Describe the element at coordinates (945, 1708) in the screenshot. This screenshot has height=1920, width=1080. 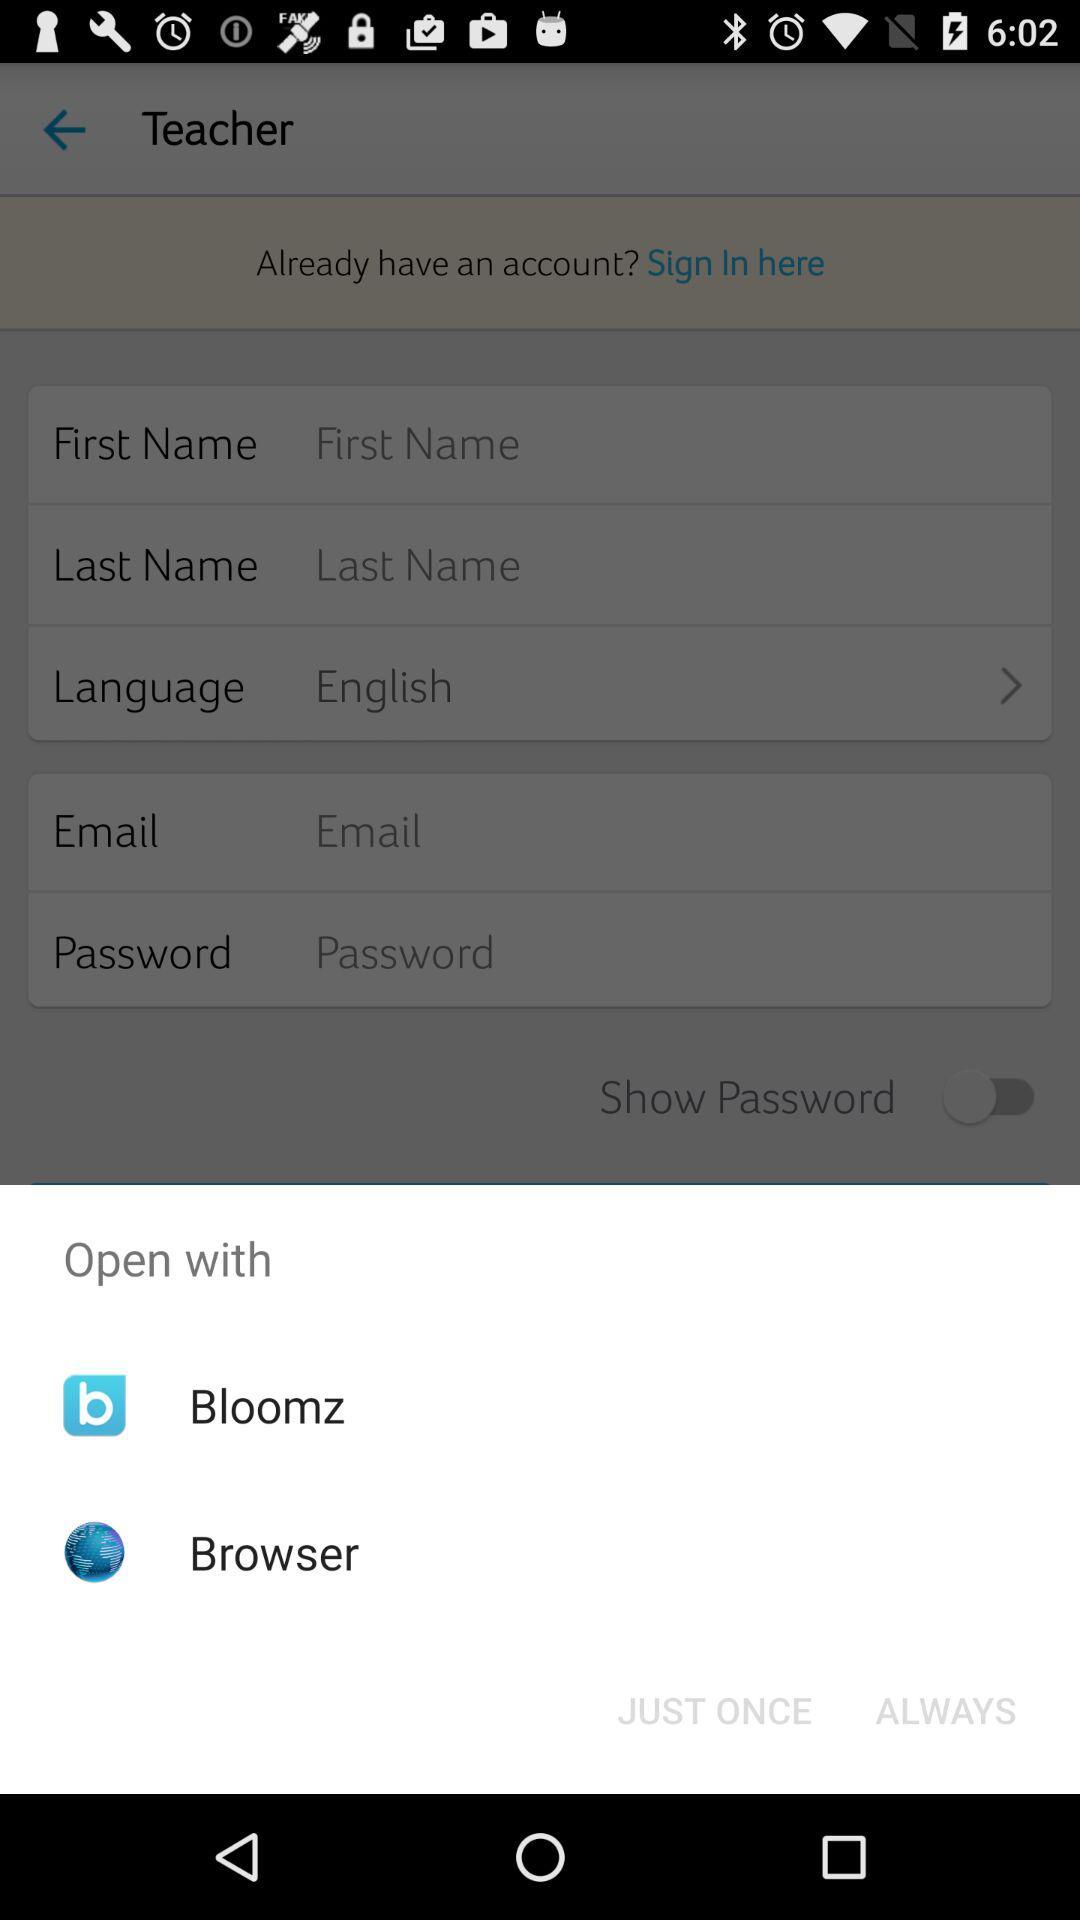
I see `app below the open with item` at that location.